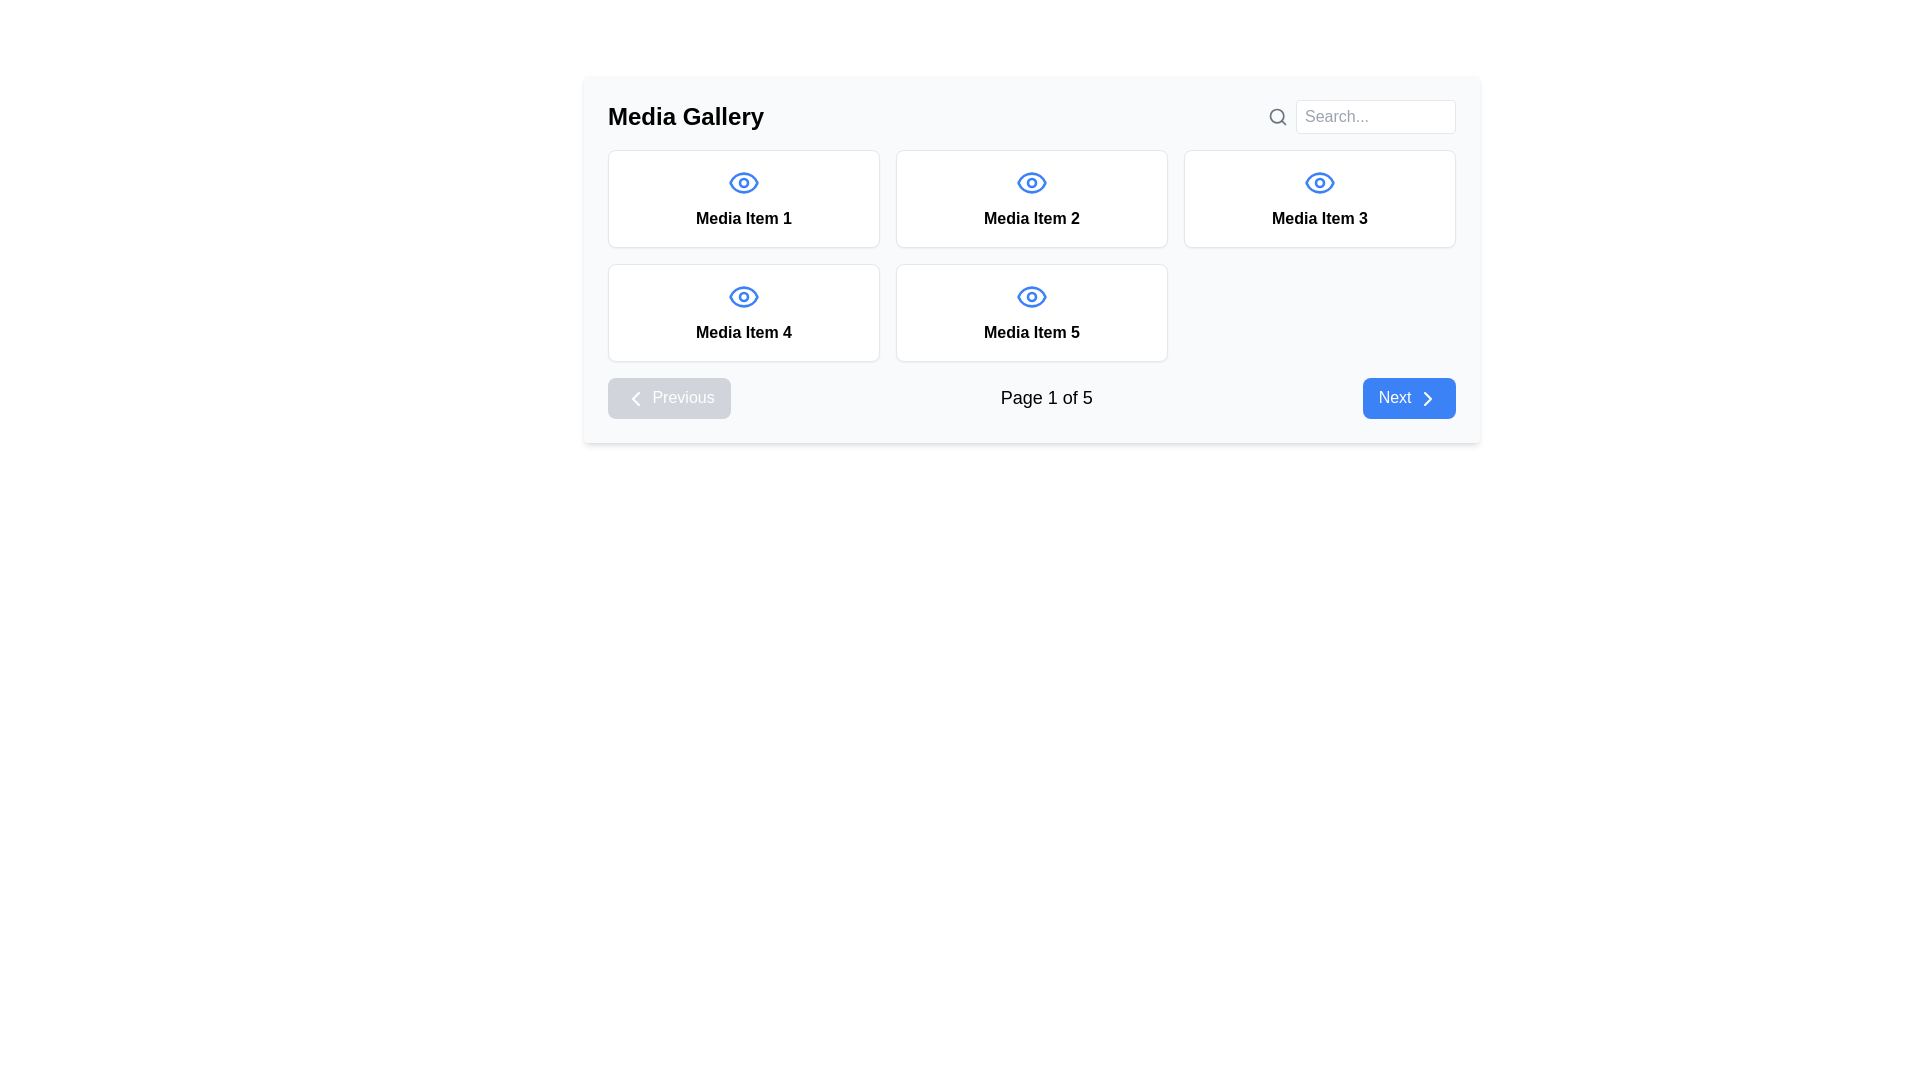 The width and height of the screenshot is (1920, 1080). Describe the element at coordinates (1032, 219) in the screenshot. I see `the text label 'Media Item 2' which serves as a title or identifier for its associated media card in the grid layout` at that location.